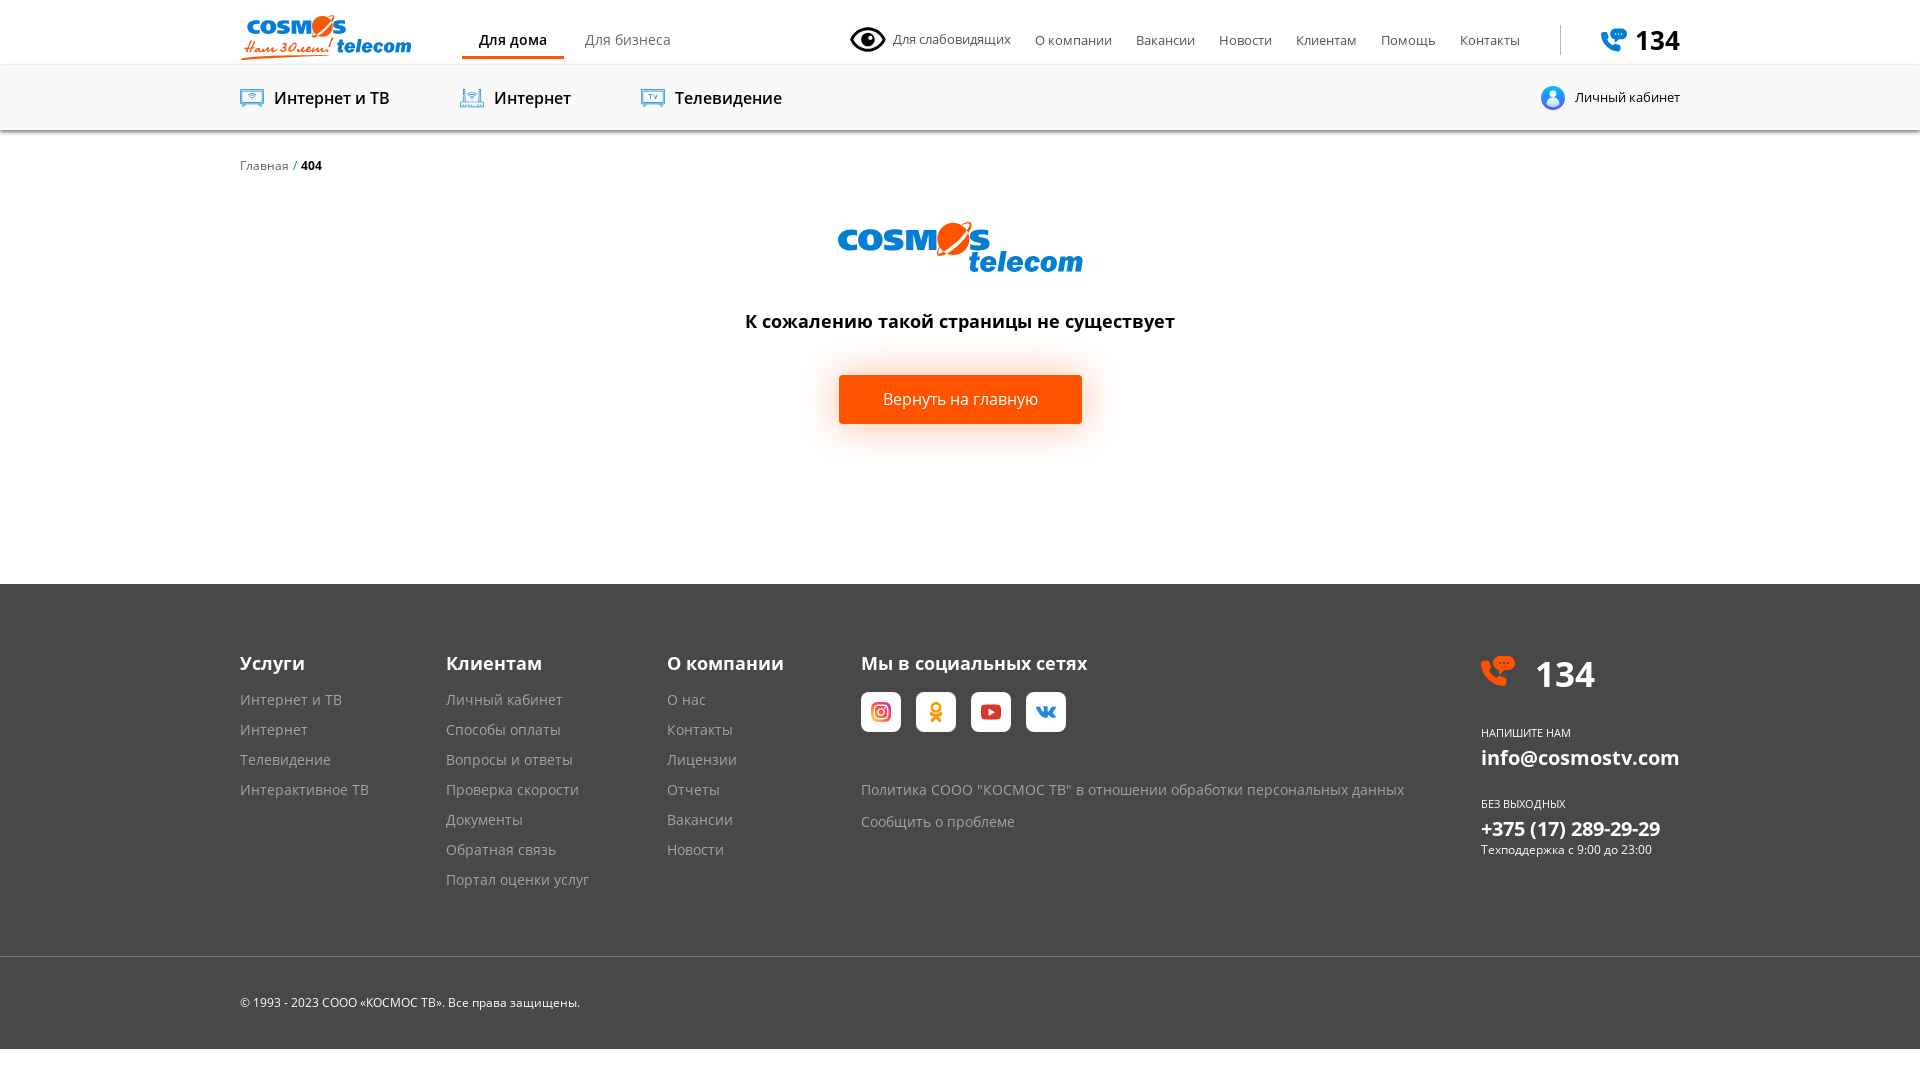 The image size is (1920, 1080). What do you see at coordinates (1481, 828) in the screenshot?
I see `'+375 (17) 289-29-29'` at bounding box center [1481, 828].